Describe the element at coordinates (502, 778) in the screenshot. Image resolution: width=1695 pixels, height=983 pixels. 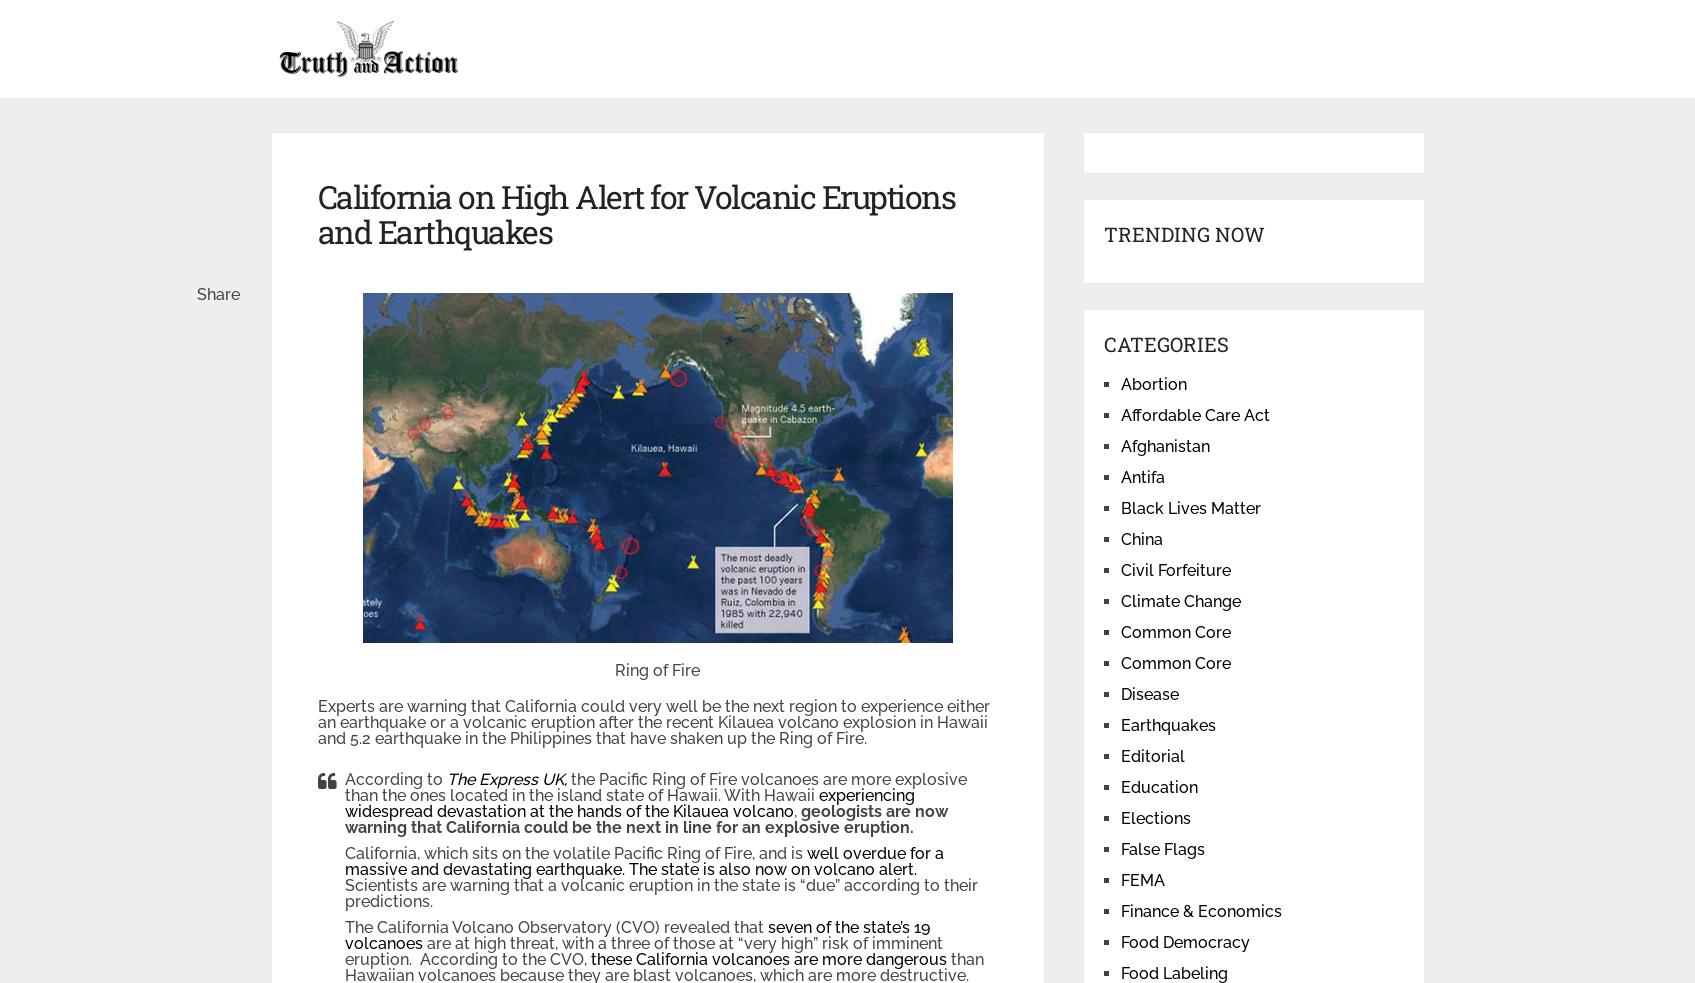
I see `'The Express UK,'` at that location.